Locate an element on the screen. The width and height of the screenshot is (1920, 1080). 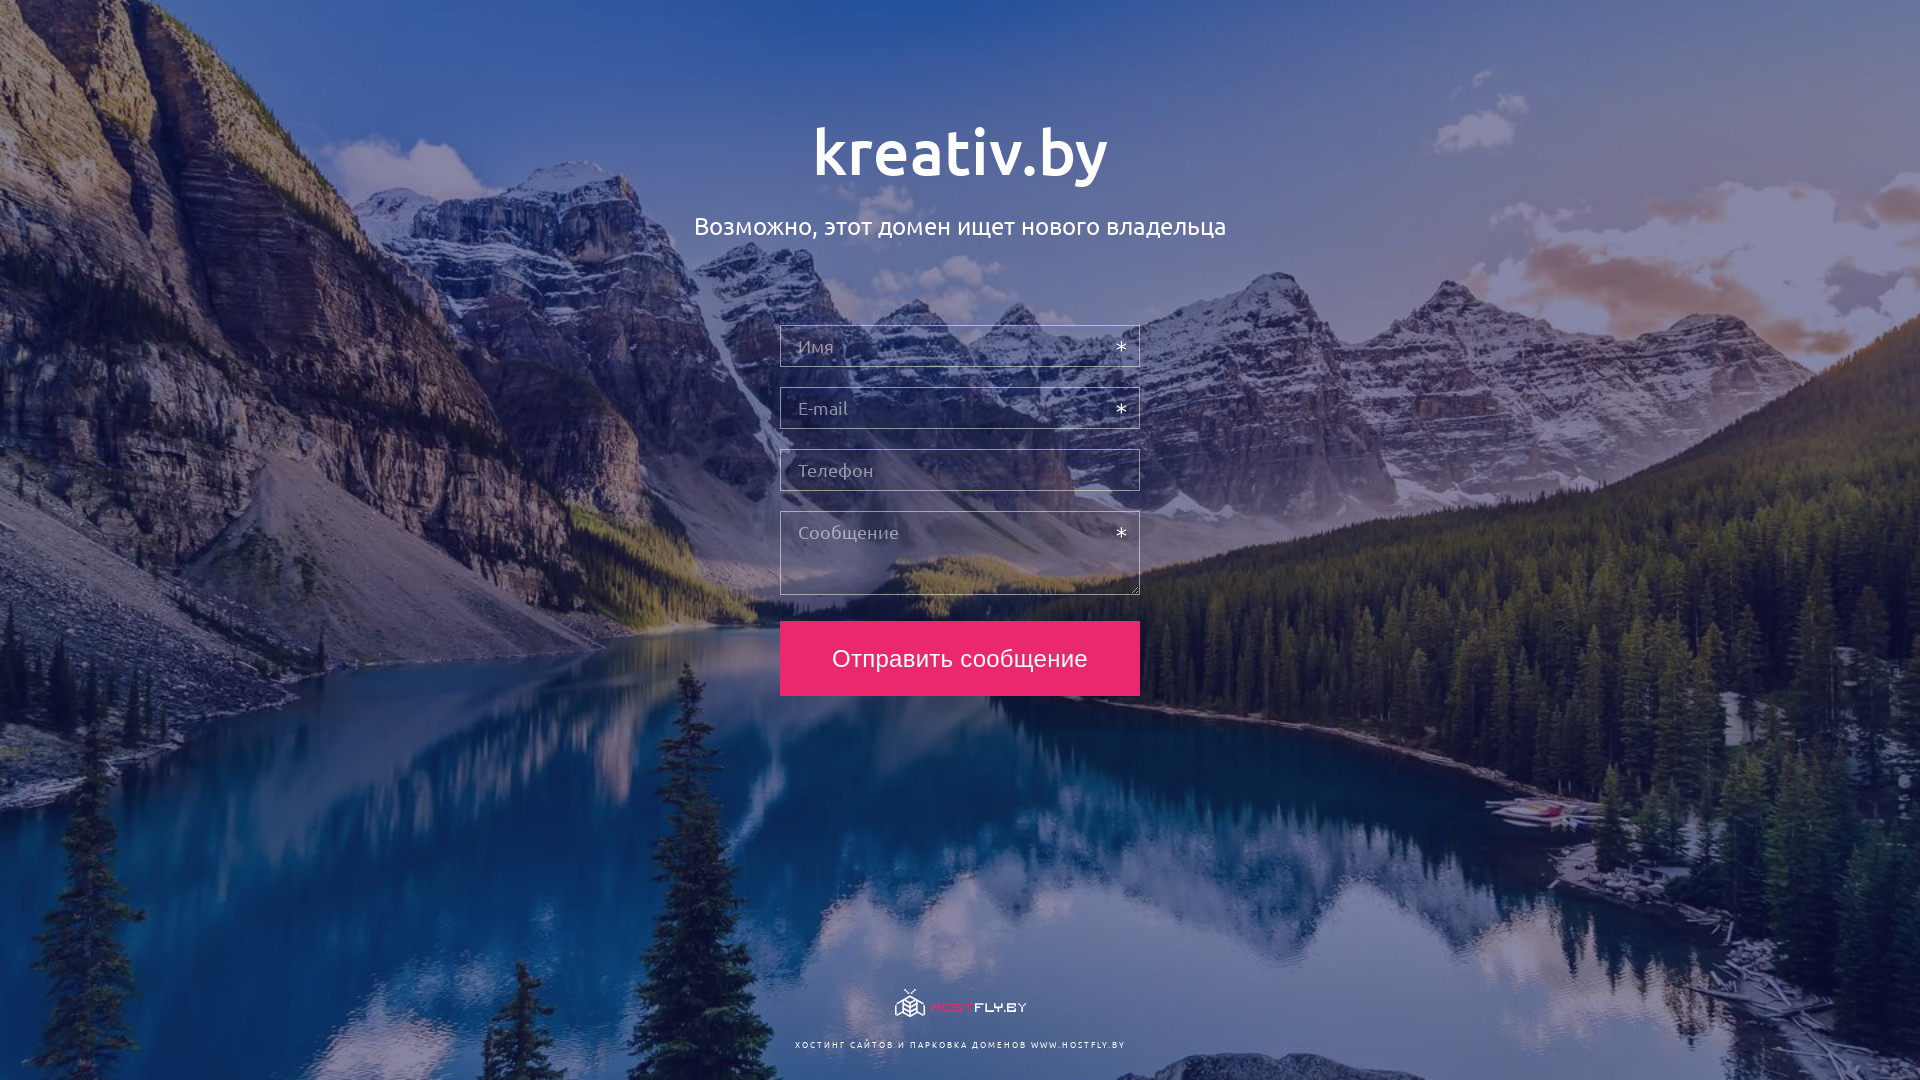
'WWW.HOSTFLY.BY' is located at coordinates (1030, 1043).